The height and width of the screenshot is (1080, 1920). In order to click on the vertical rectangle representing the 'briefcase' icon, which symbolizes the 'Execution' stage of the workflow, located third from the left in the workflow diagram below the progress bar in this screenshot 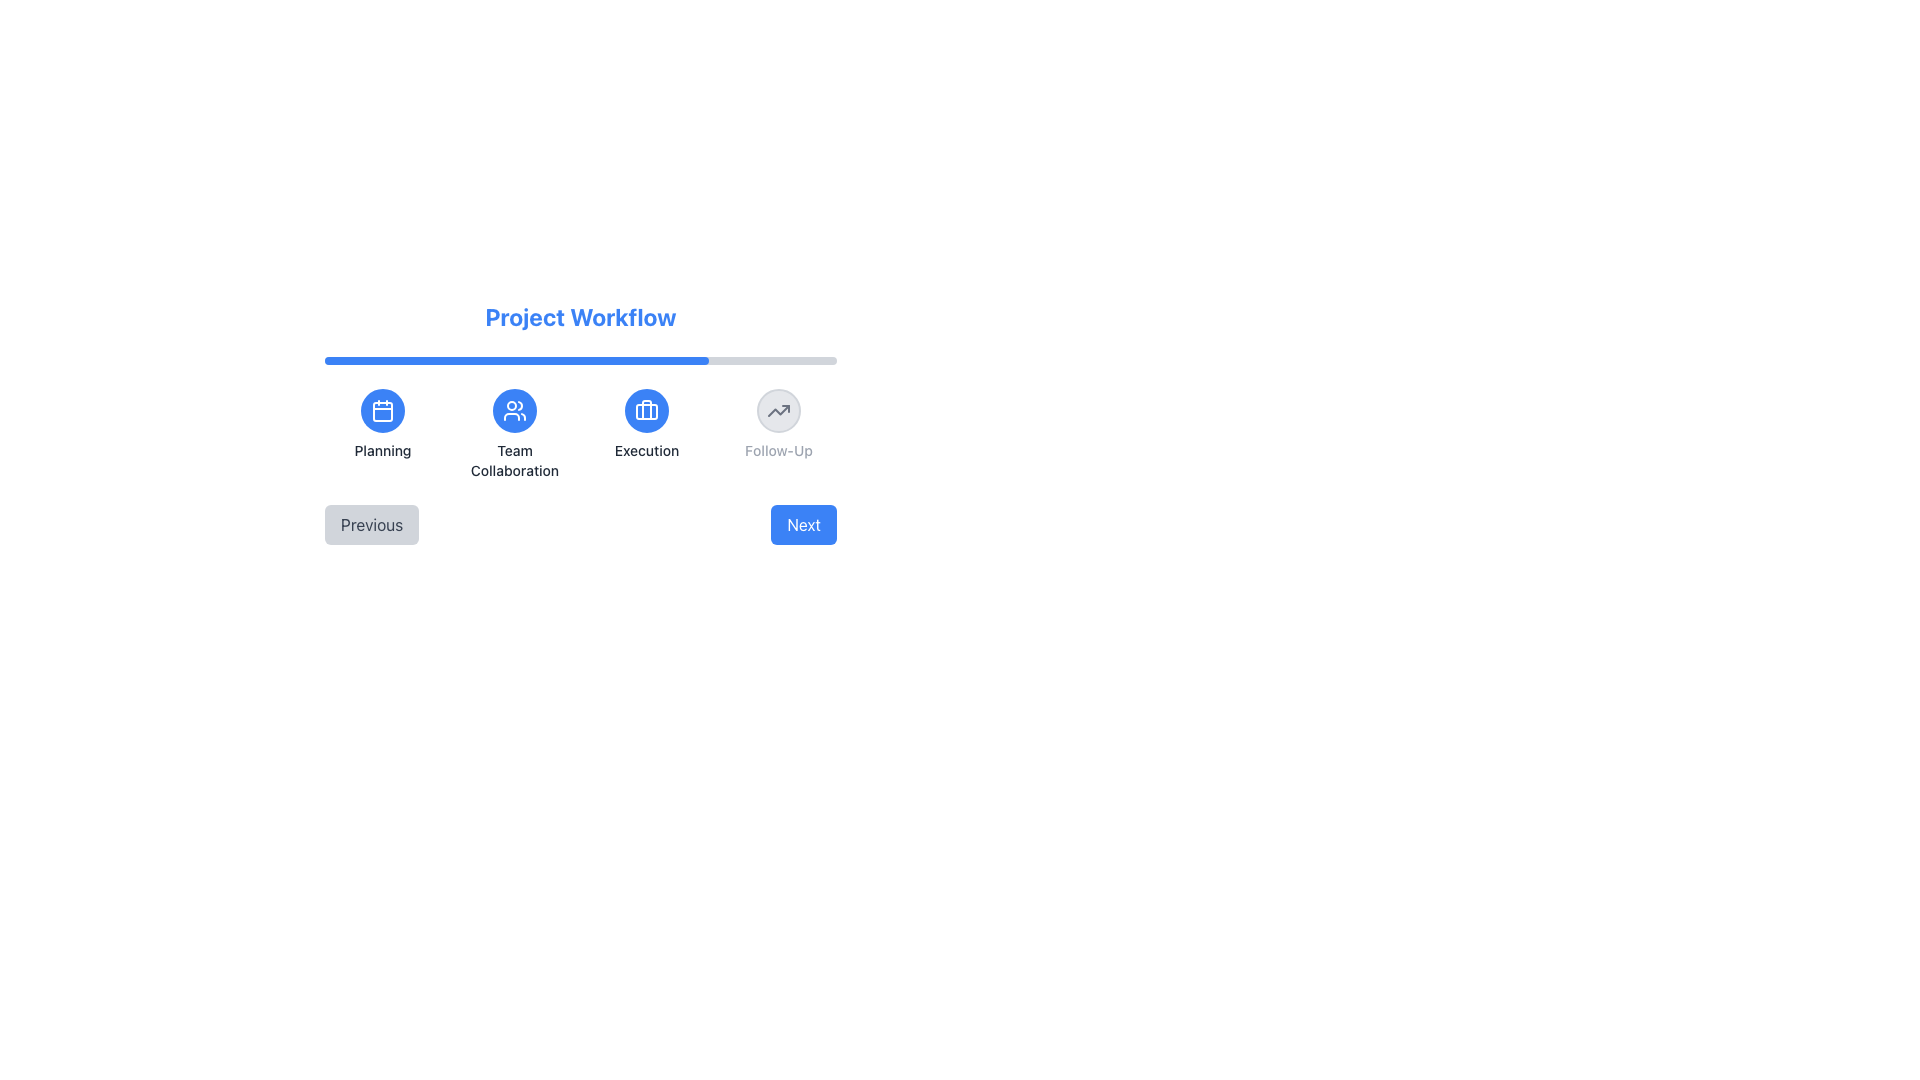, I will do `click(647, 408)`.